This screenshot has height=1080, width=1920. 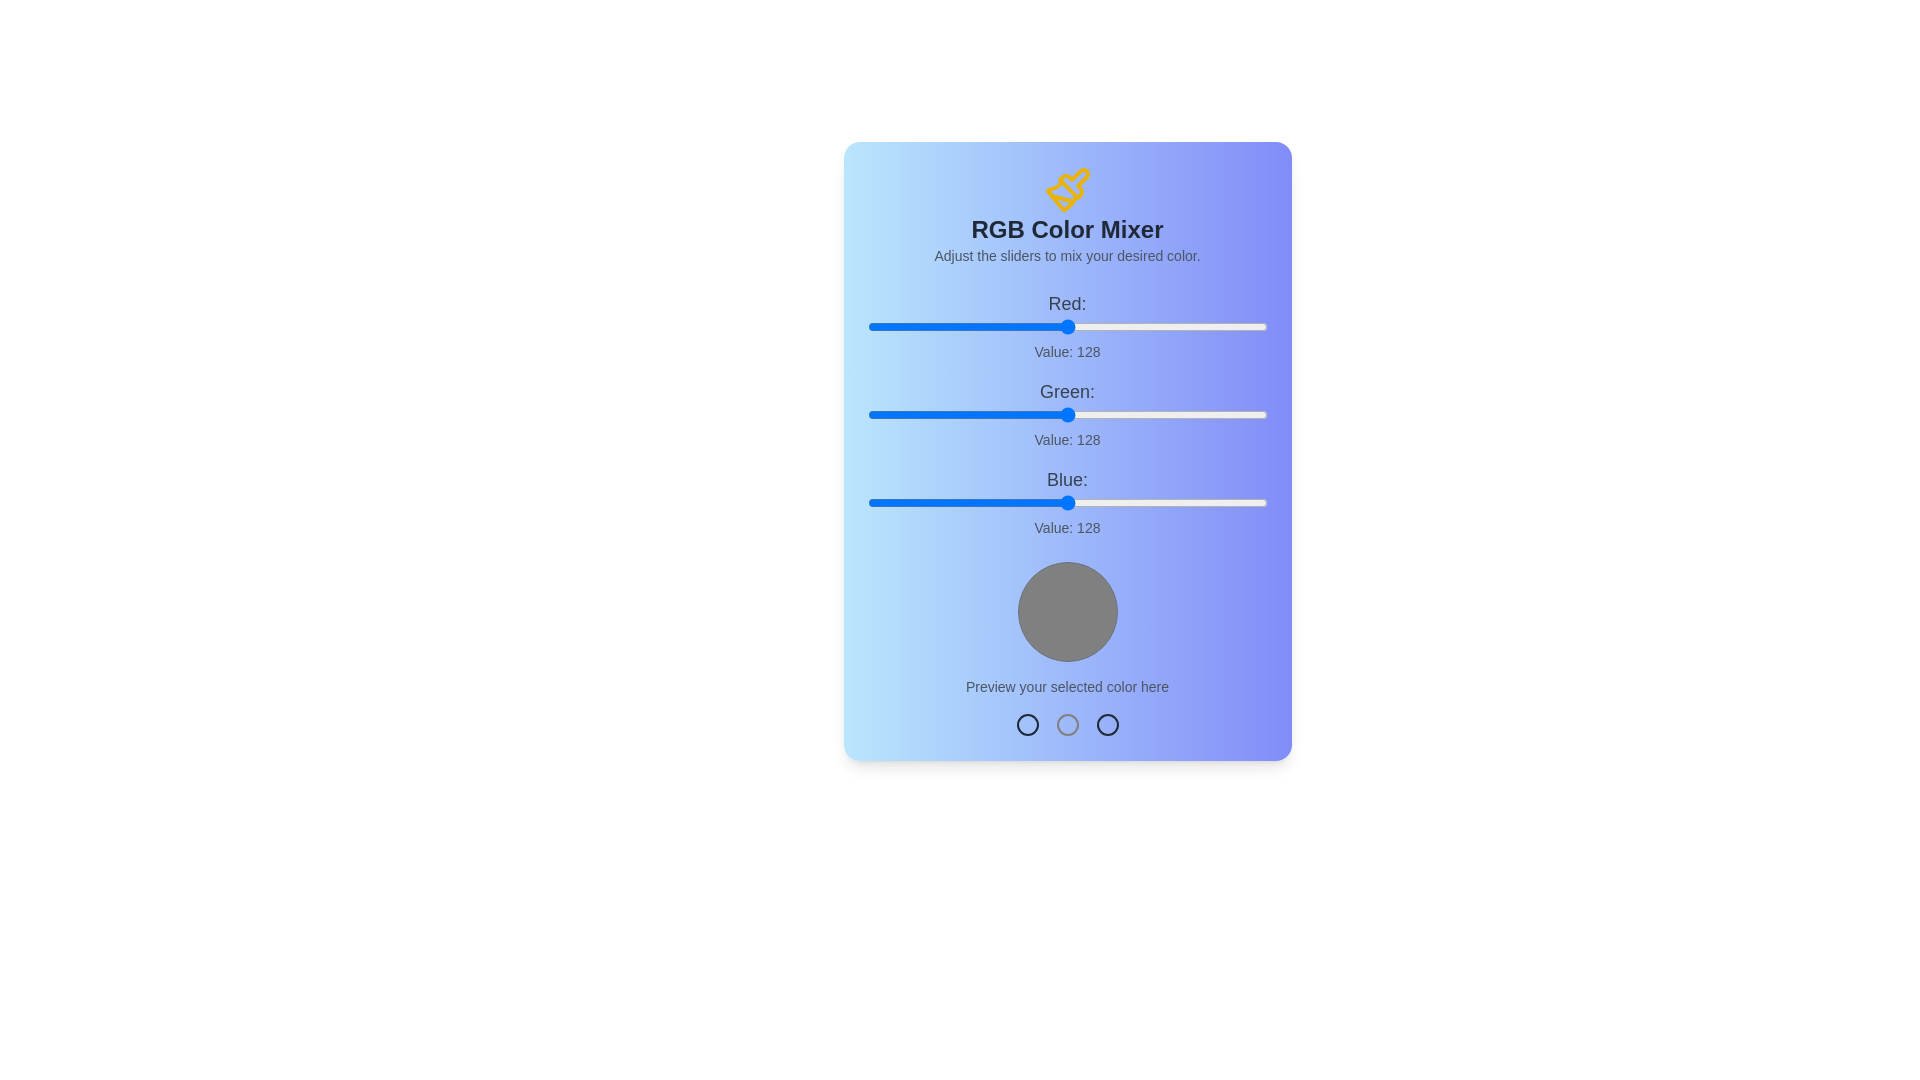 What do you see at coordinates (1242, 414) in the screenshot?
I see `the green slider to set the green value to 240` at bounding box center [1242, 414].